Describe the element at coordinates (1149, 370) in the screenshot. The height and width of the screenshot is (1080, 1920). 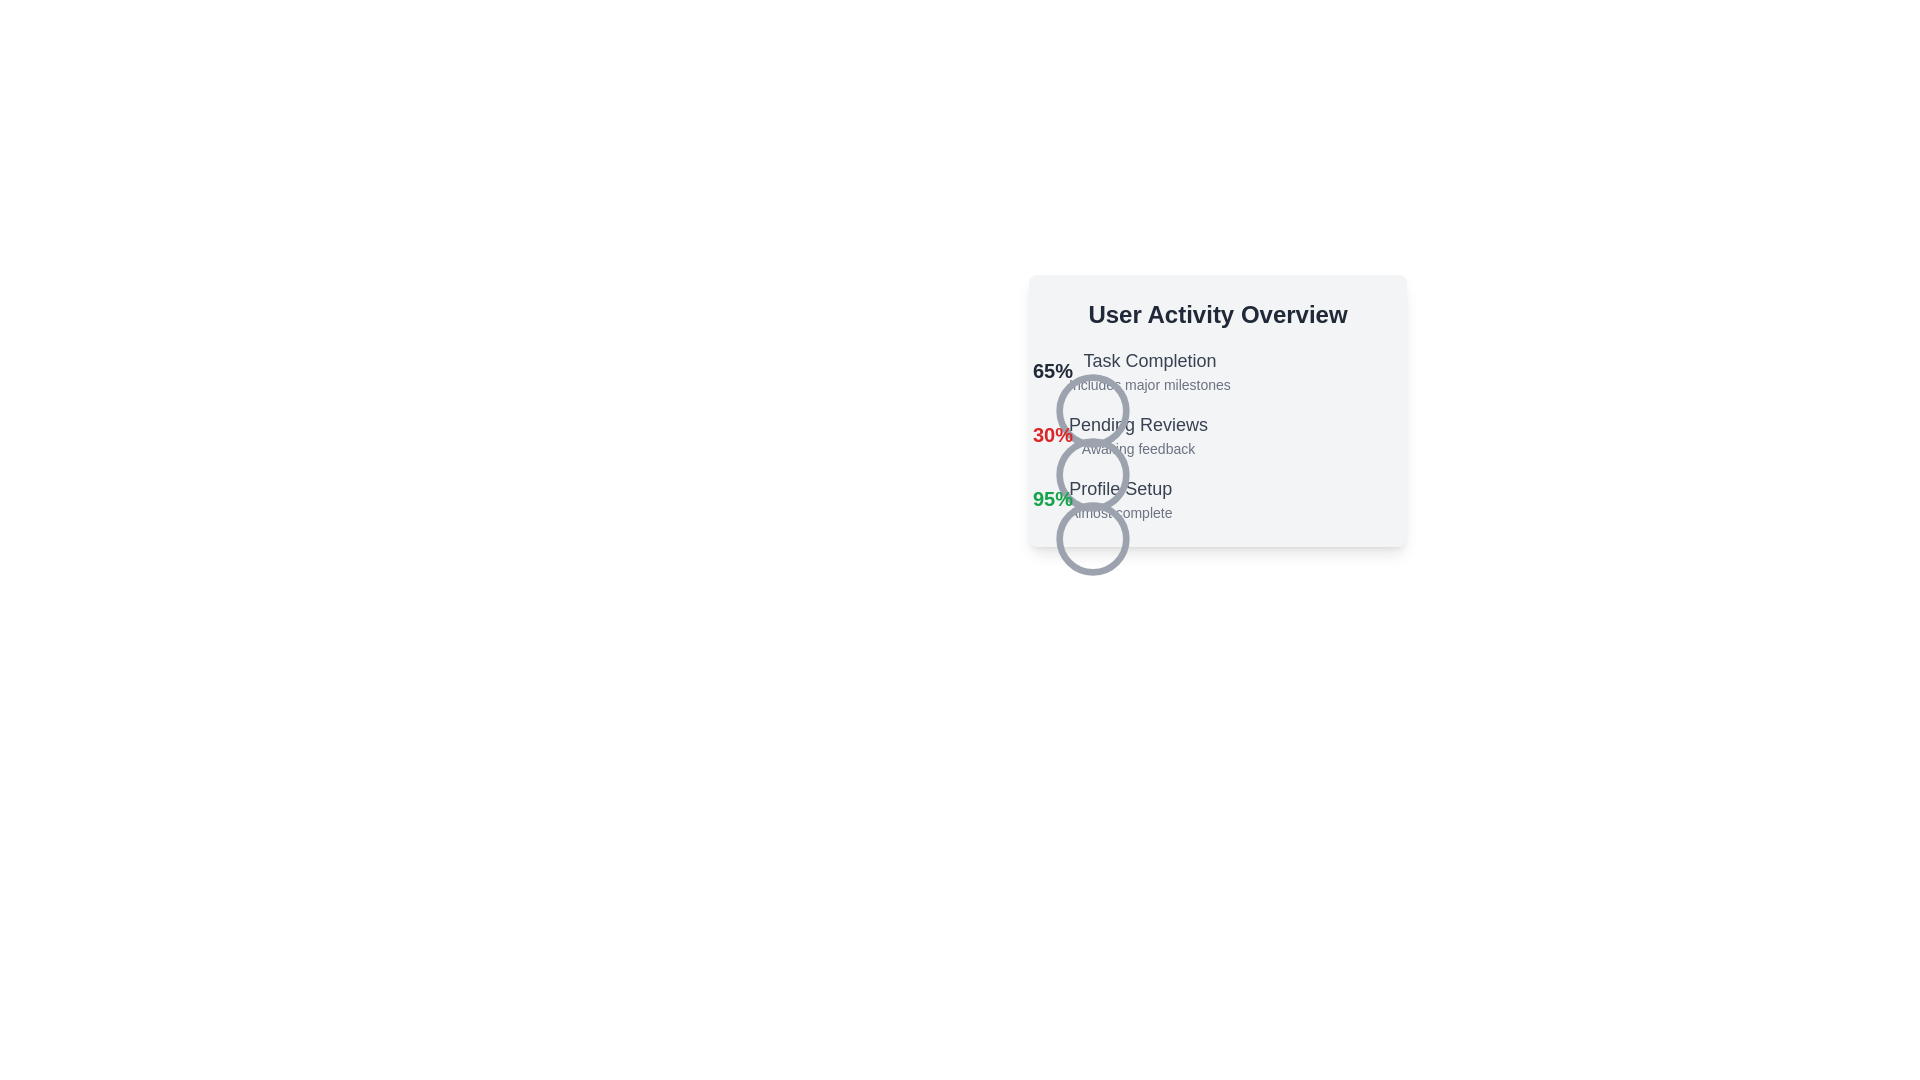
I see `the Text Display element that provides information on task completion, positioned below a circular graphical element representing '65%' in the 'User Activity Overview' section` at that location.